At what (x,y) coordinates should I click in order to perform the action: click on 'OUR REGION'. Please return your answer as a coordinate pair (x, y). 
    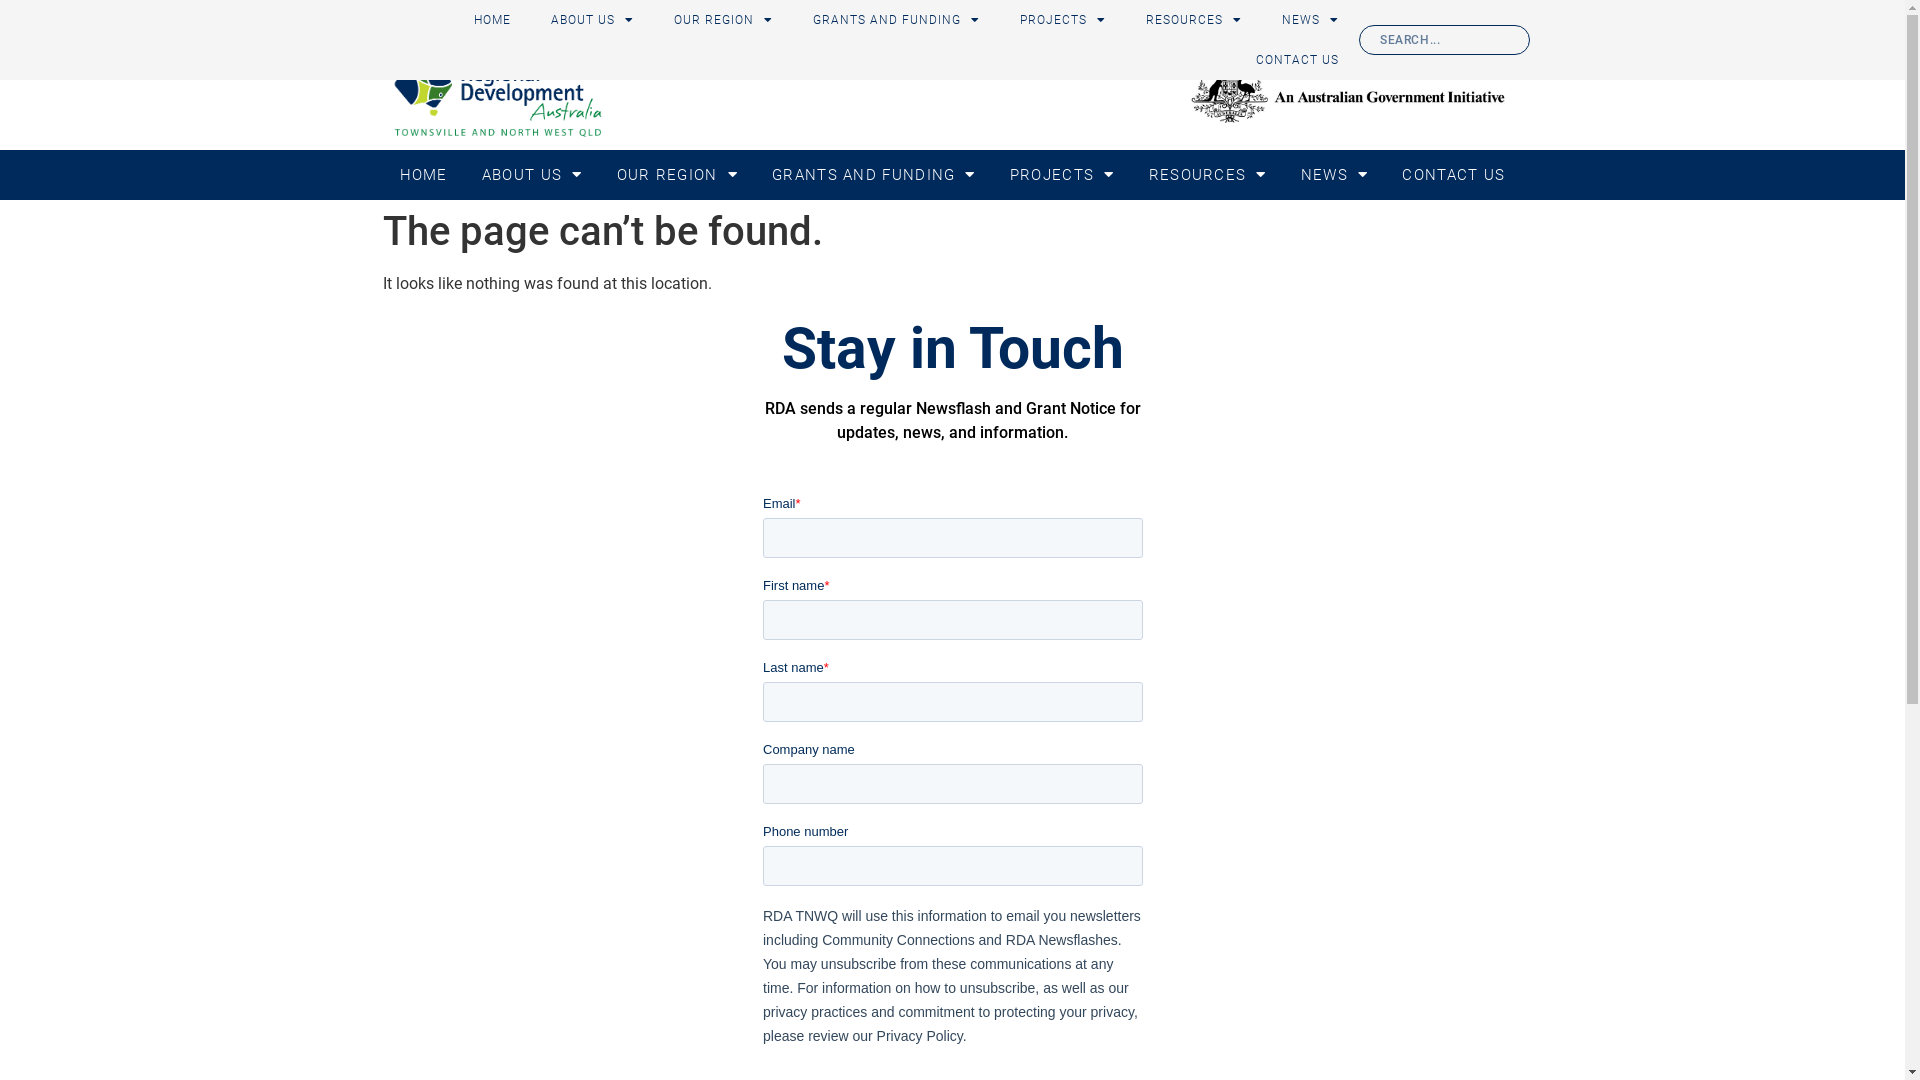
    Looking at the image, I should click on (653, 19).